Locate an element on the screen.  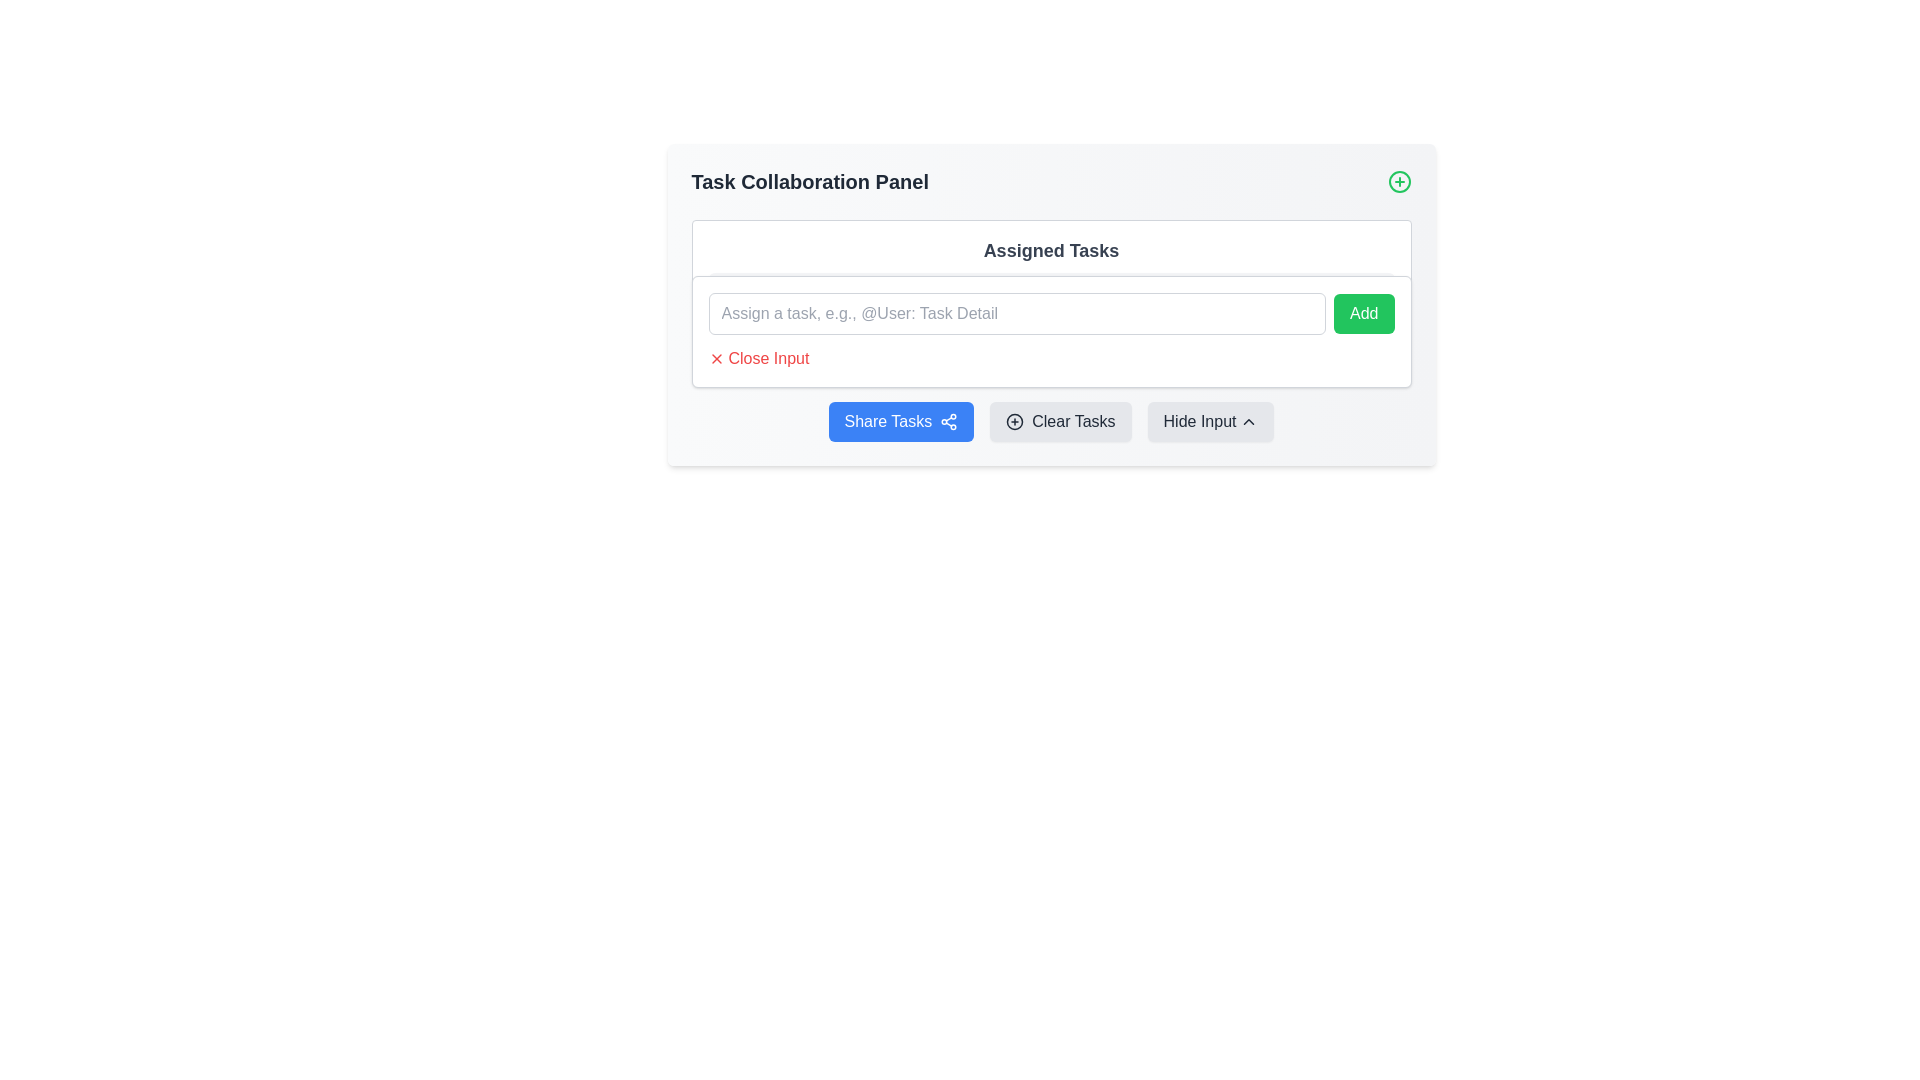
the Chevron-Up icon located within the 'Hide Input' button, which serves as a visual indicator for a collapsible action is located at coordinates (1248, 420).